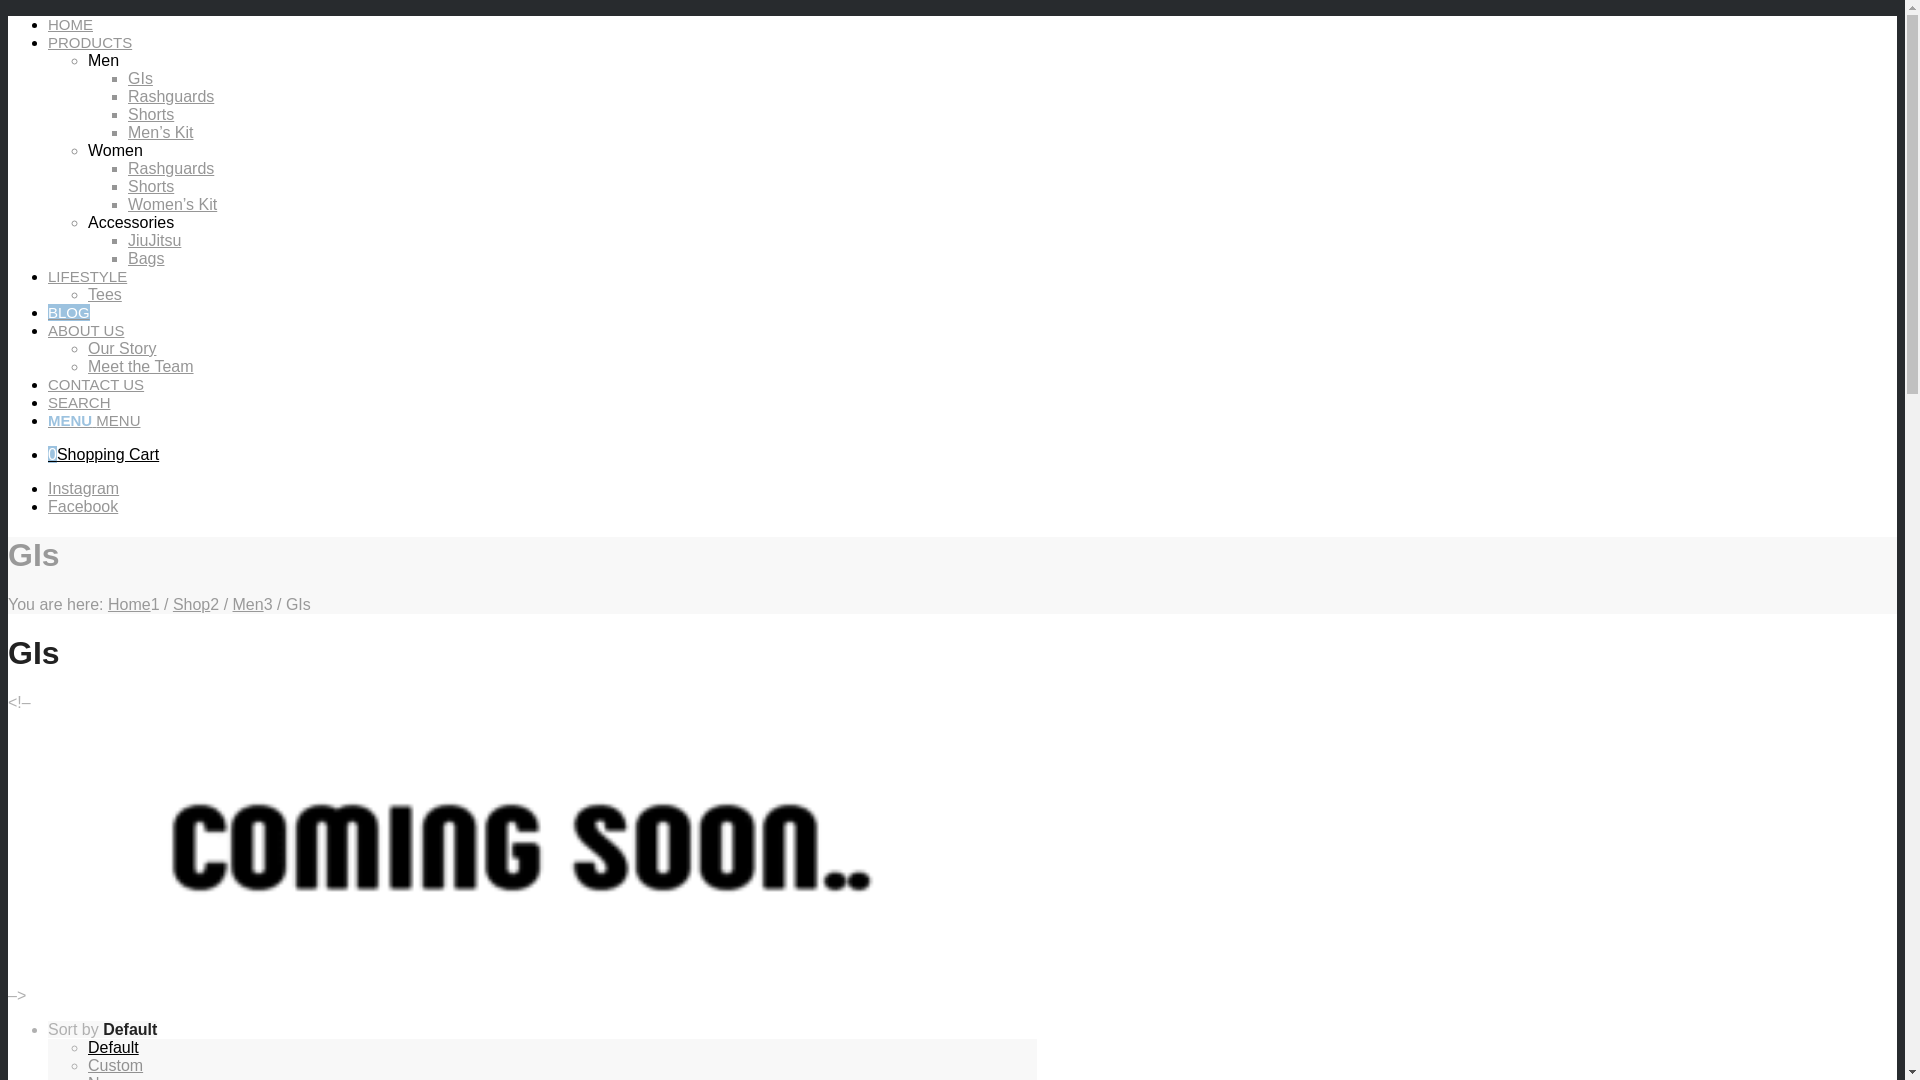 This screenshot has width=1920, height=1080. Describe the element at coordinates (82, 488) in the screenshot. I see `'Instagram'` at that location.